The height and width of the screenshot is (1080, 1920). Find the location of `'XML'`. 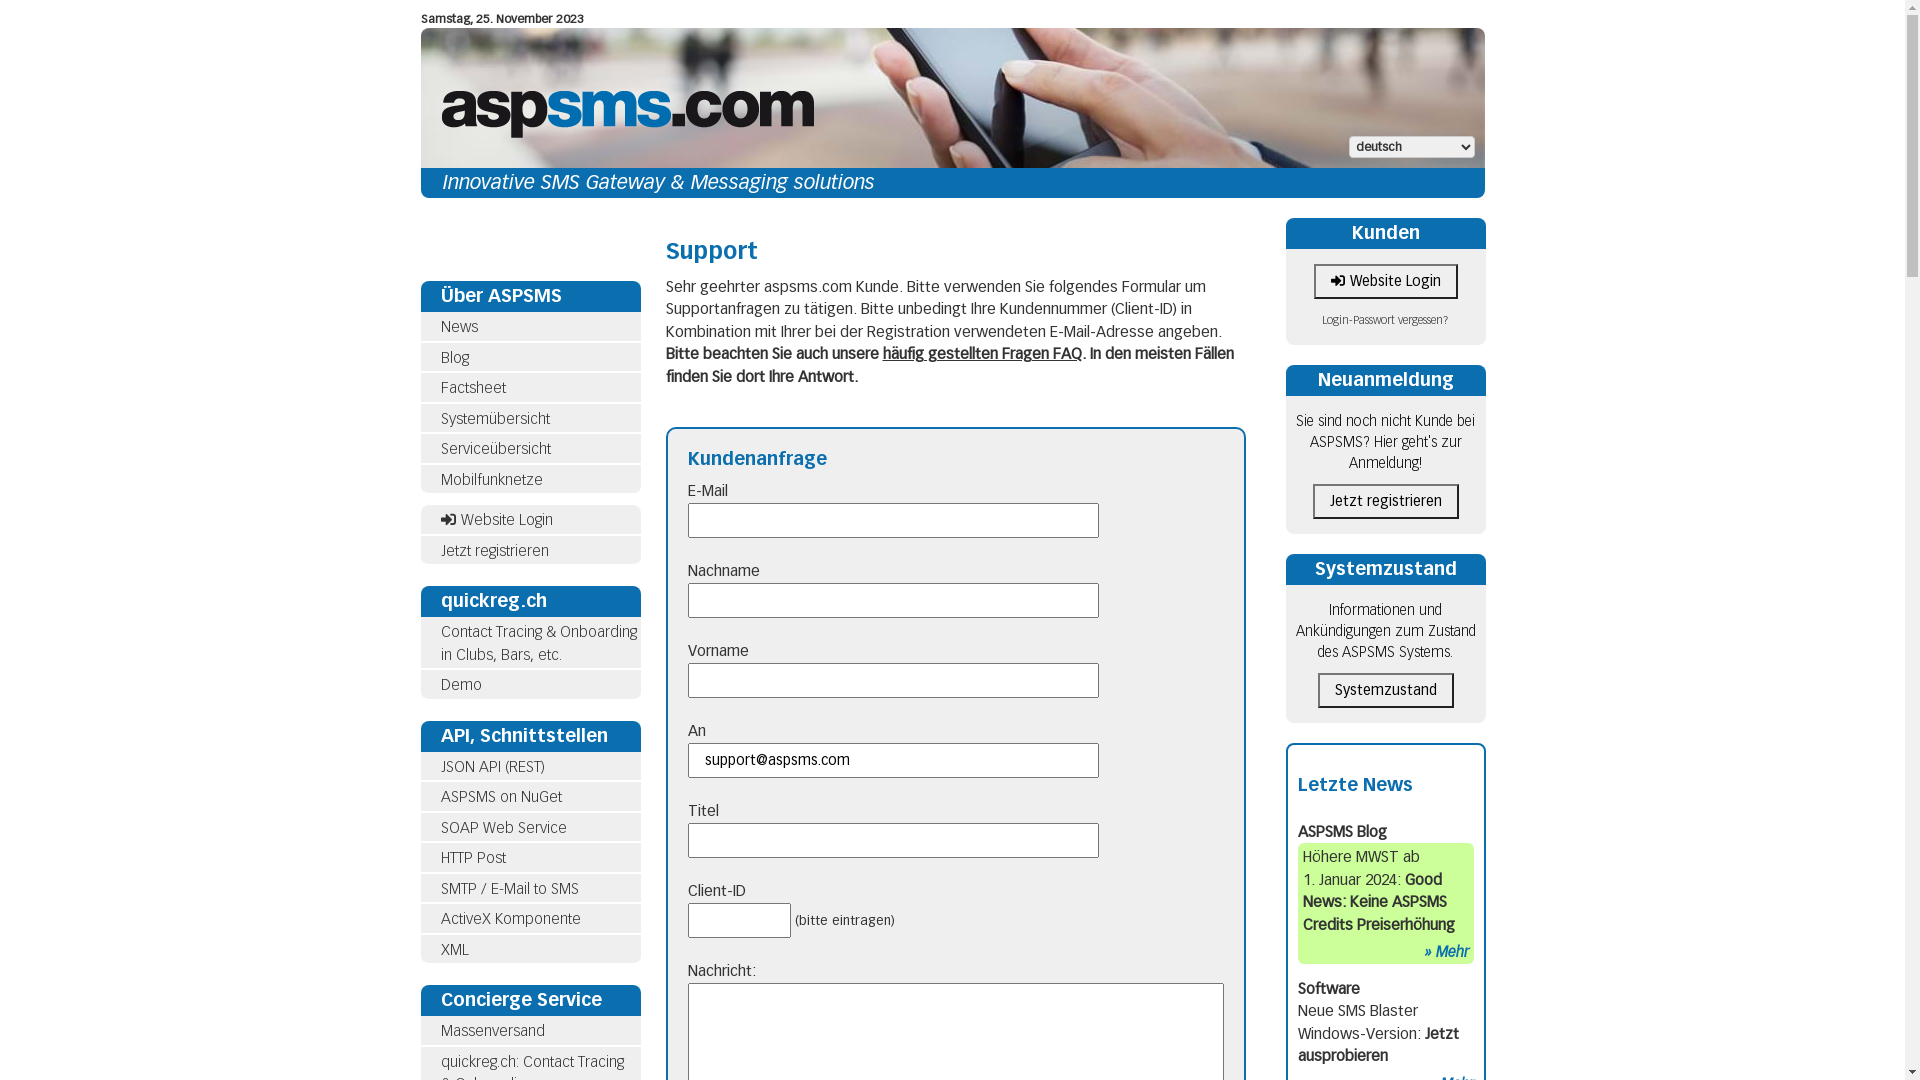

'XML' is located at coordinates (453, 947).